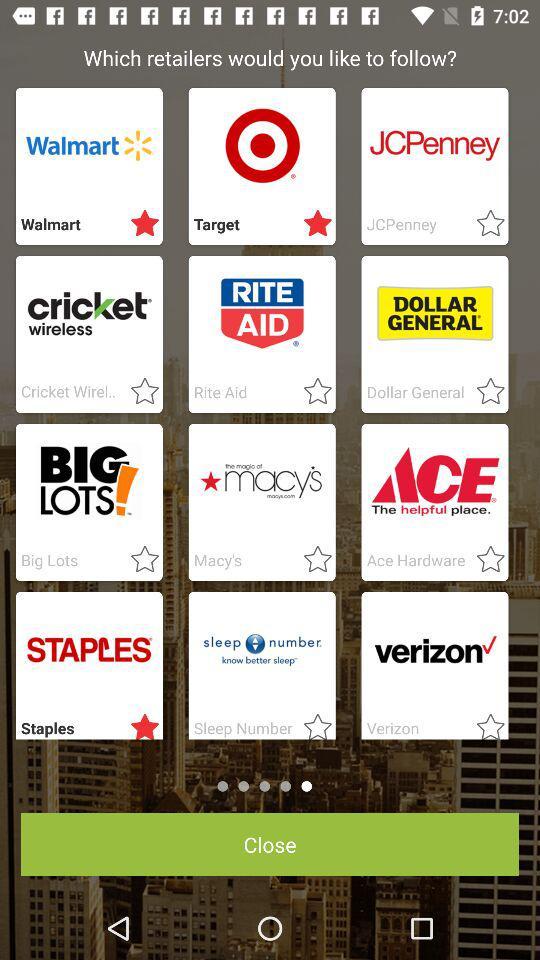 The width and height of the screenshot is (540, 960). Describe the element at coordinates (483, 560) in the screenshot. I see `to favourite` at that location.